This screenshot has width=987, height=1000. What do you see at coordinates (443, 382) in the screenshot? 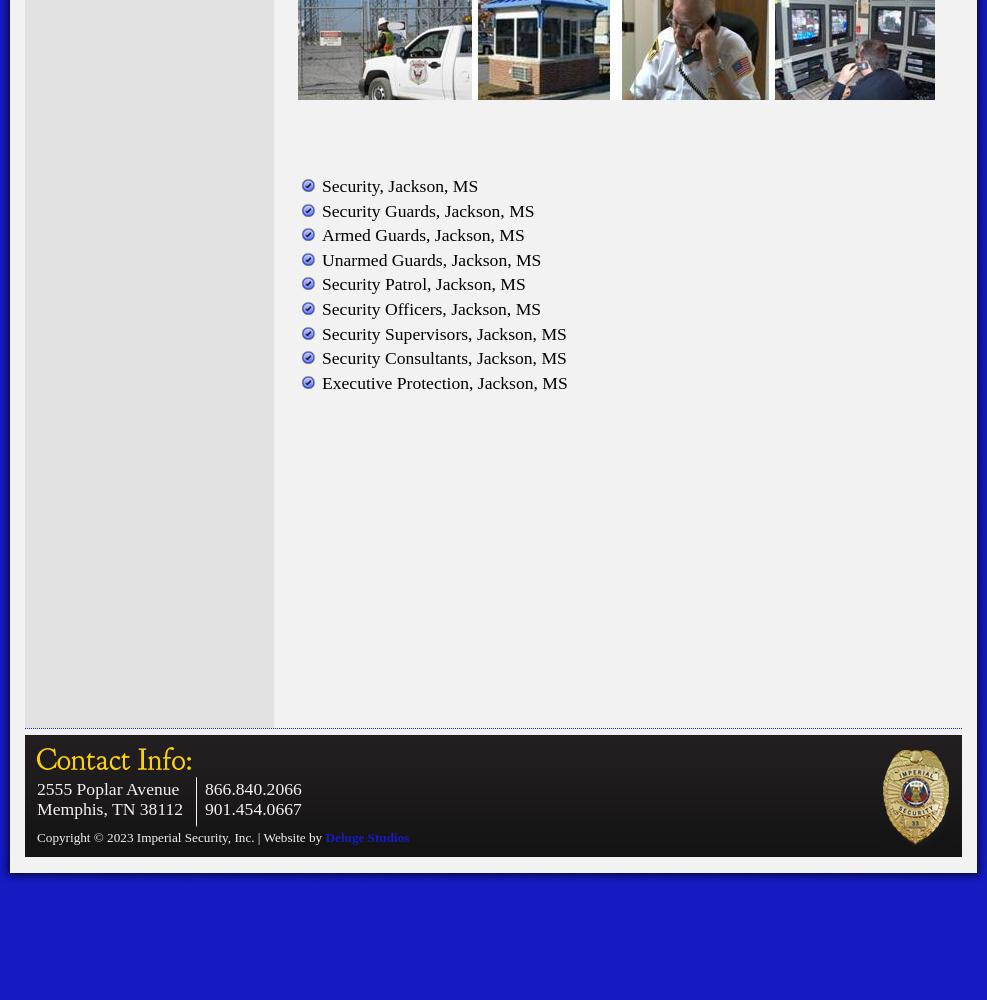
I see `'Executive Protection, Jackson, MS'` at bounding box center [443, 382].